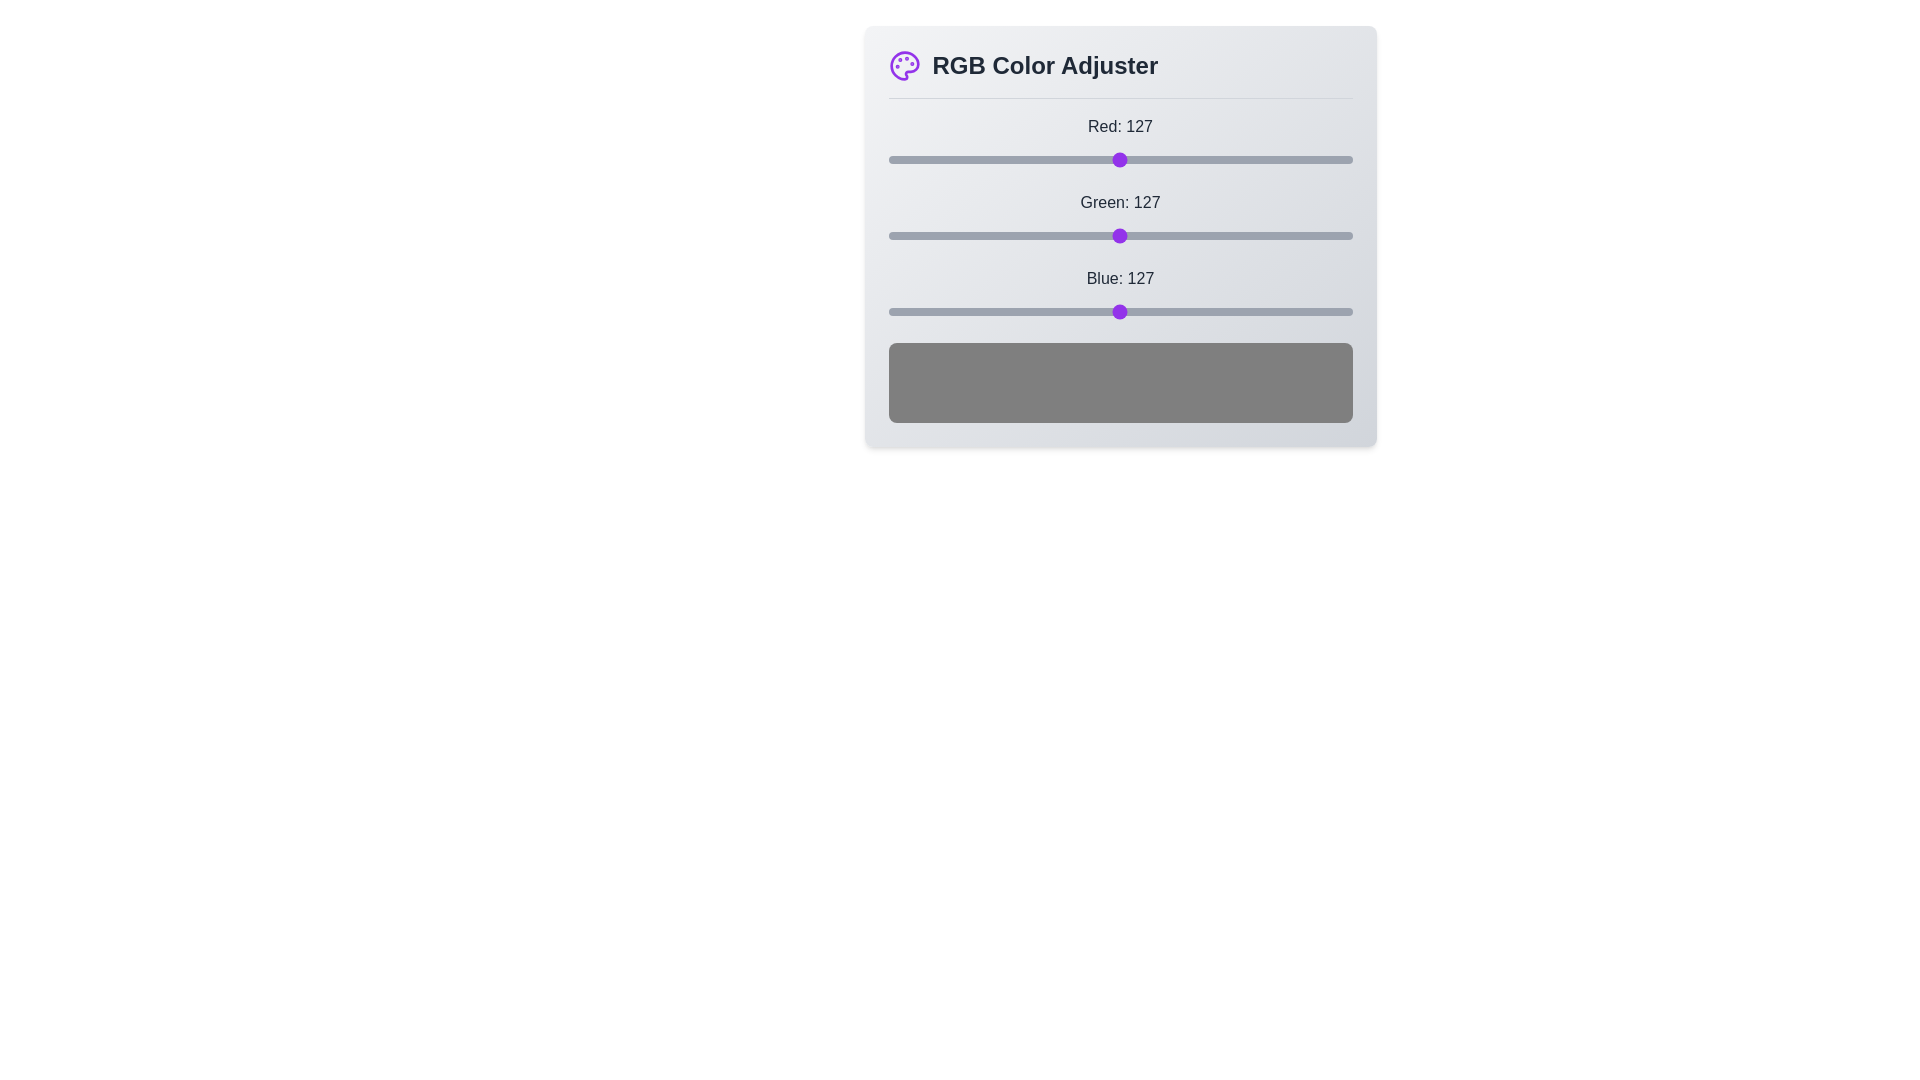 The image size is (1920, 1080). Describe the element at coordinates (1211, 312) in the screenshot. I see `the blue slider to 178 by dragging the slider` at that location.